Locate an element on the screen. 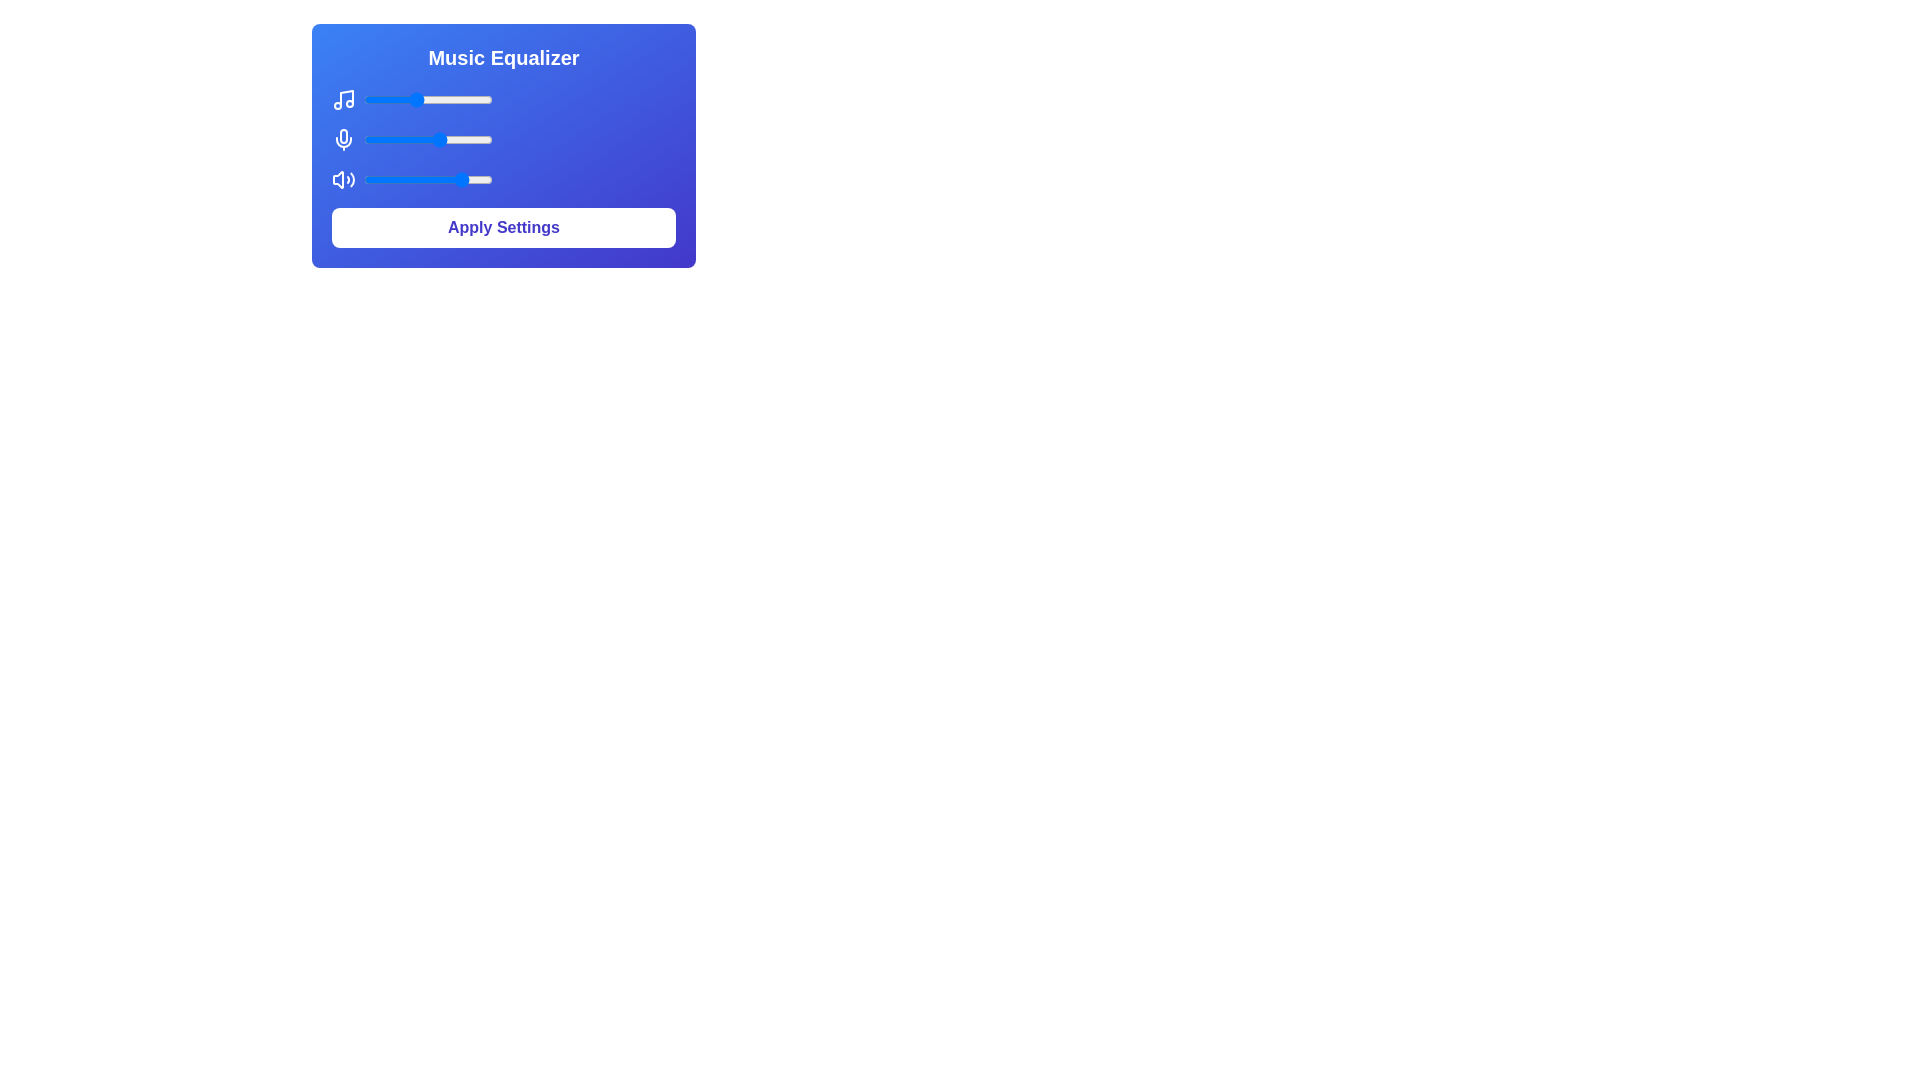 This screenshot has width=1920, height=1080. the slider value is located at coordinates (446, 138).